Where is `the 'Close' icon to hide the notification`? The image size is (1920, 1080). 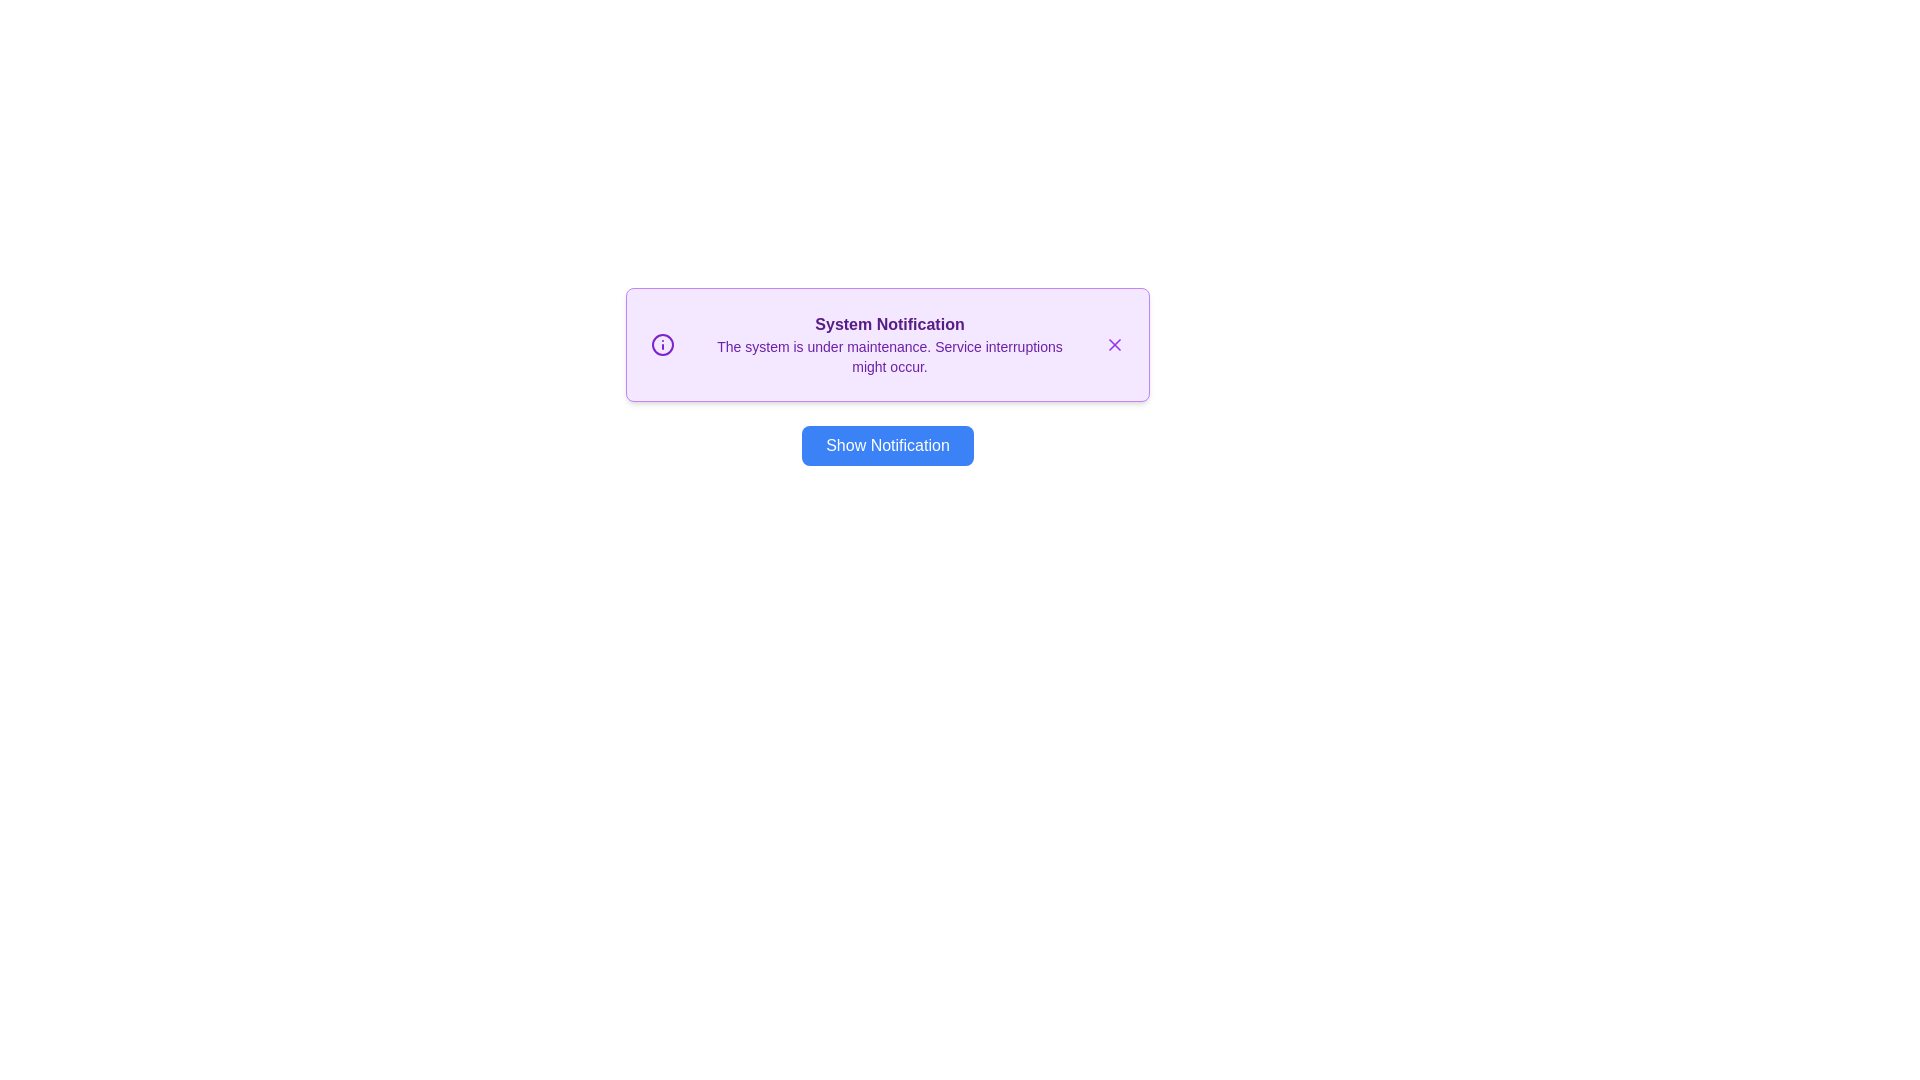
the 'Close' icon to hide the notification is located at coordinates (1113, 343).